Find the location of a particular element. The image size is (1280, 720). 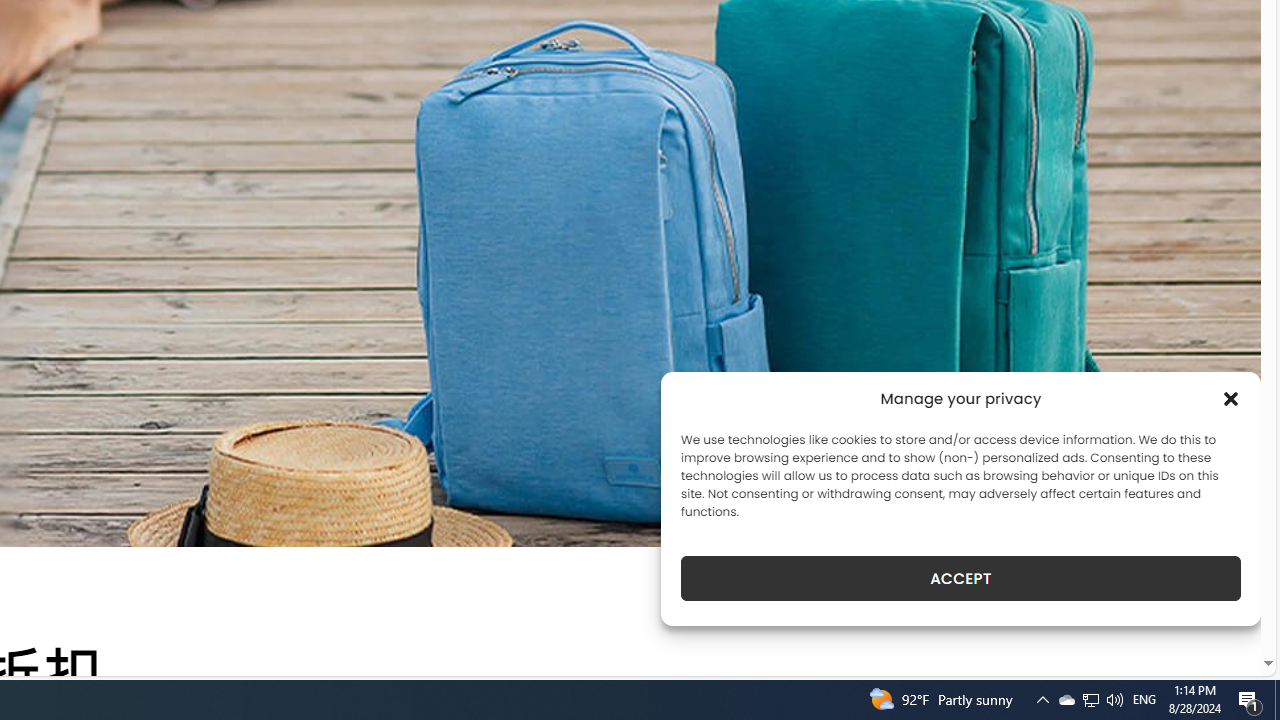

'ACCEPT' is located at coordinates (961, 578).